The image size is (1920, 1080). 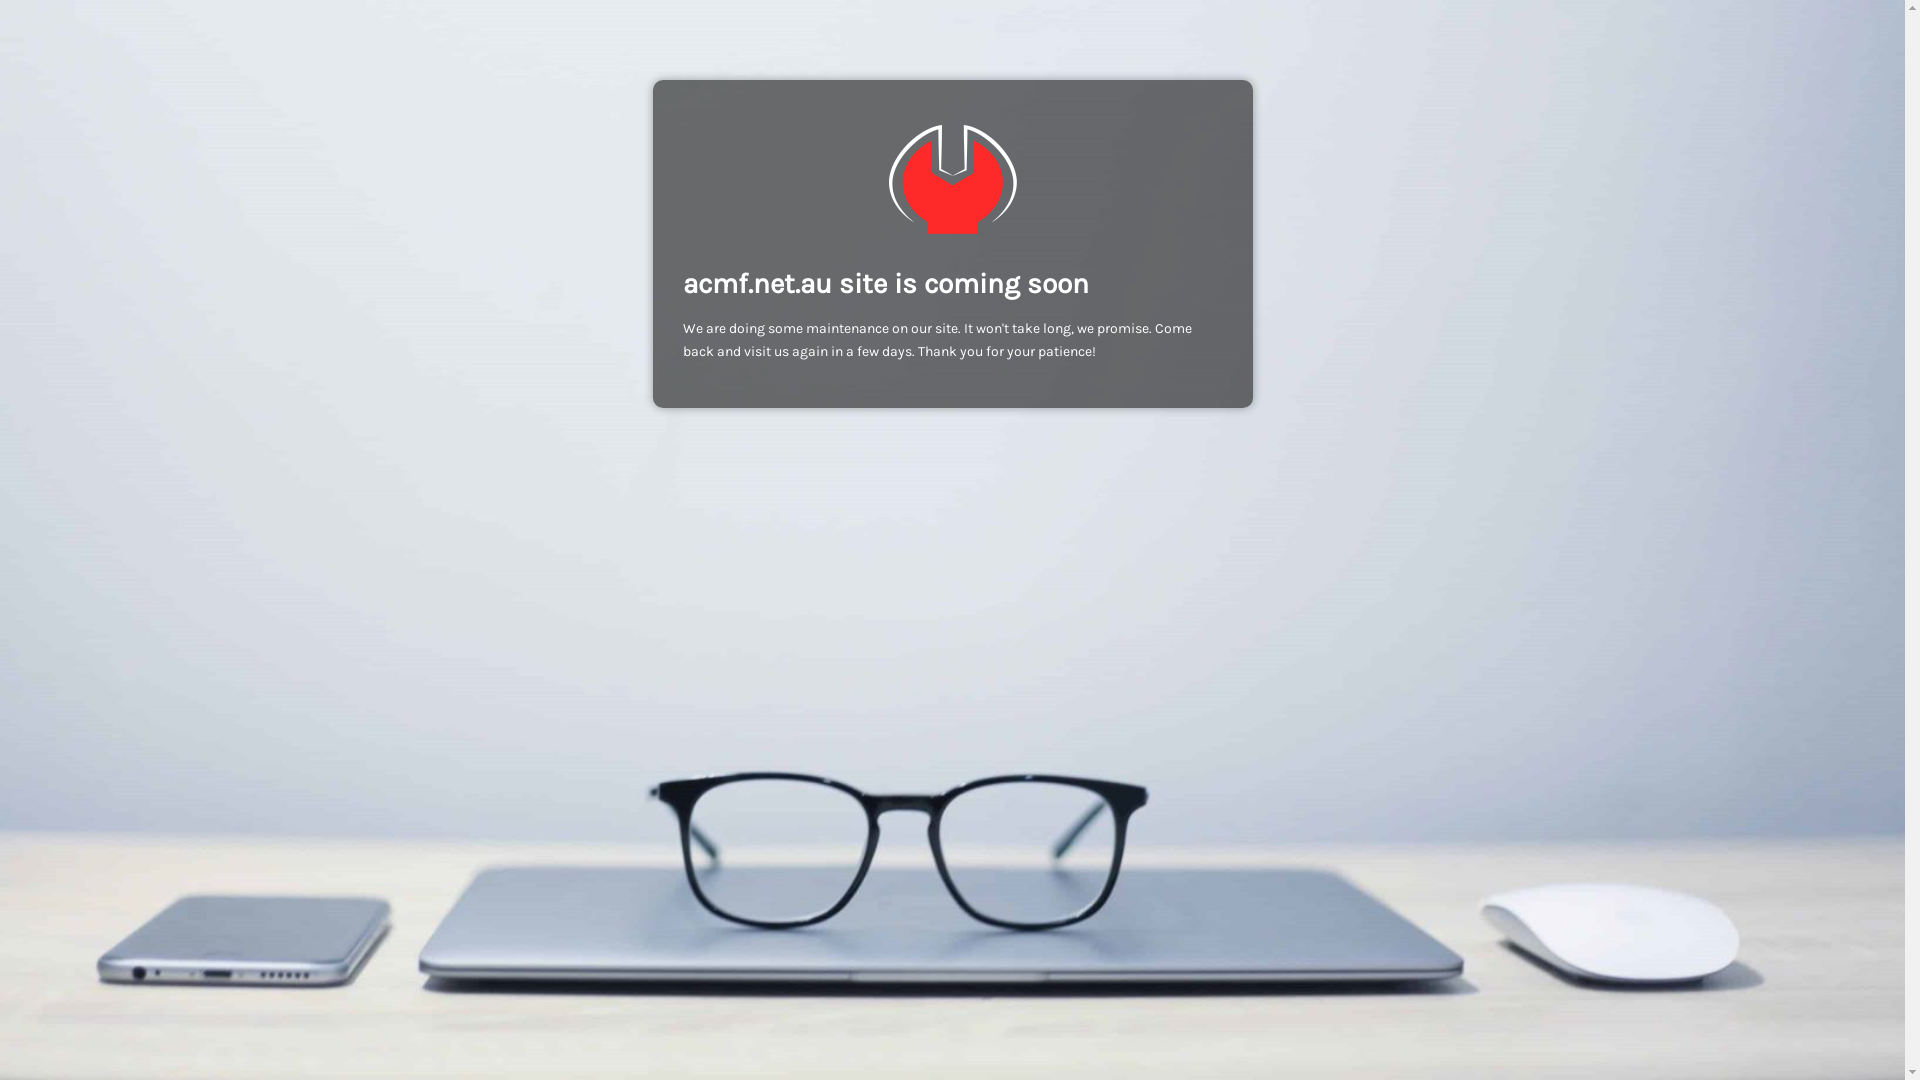 What do you see at coordinates (950, 178) in the screenshot?
I see `'ACMF Metal Fabrication'` at bounding box center [950, 178].